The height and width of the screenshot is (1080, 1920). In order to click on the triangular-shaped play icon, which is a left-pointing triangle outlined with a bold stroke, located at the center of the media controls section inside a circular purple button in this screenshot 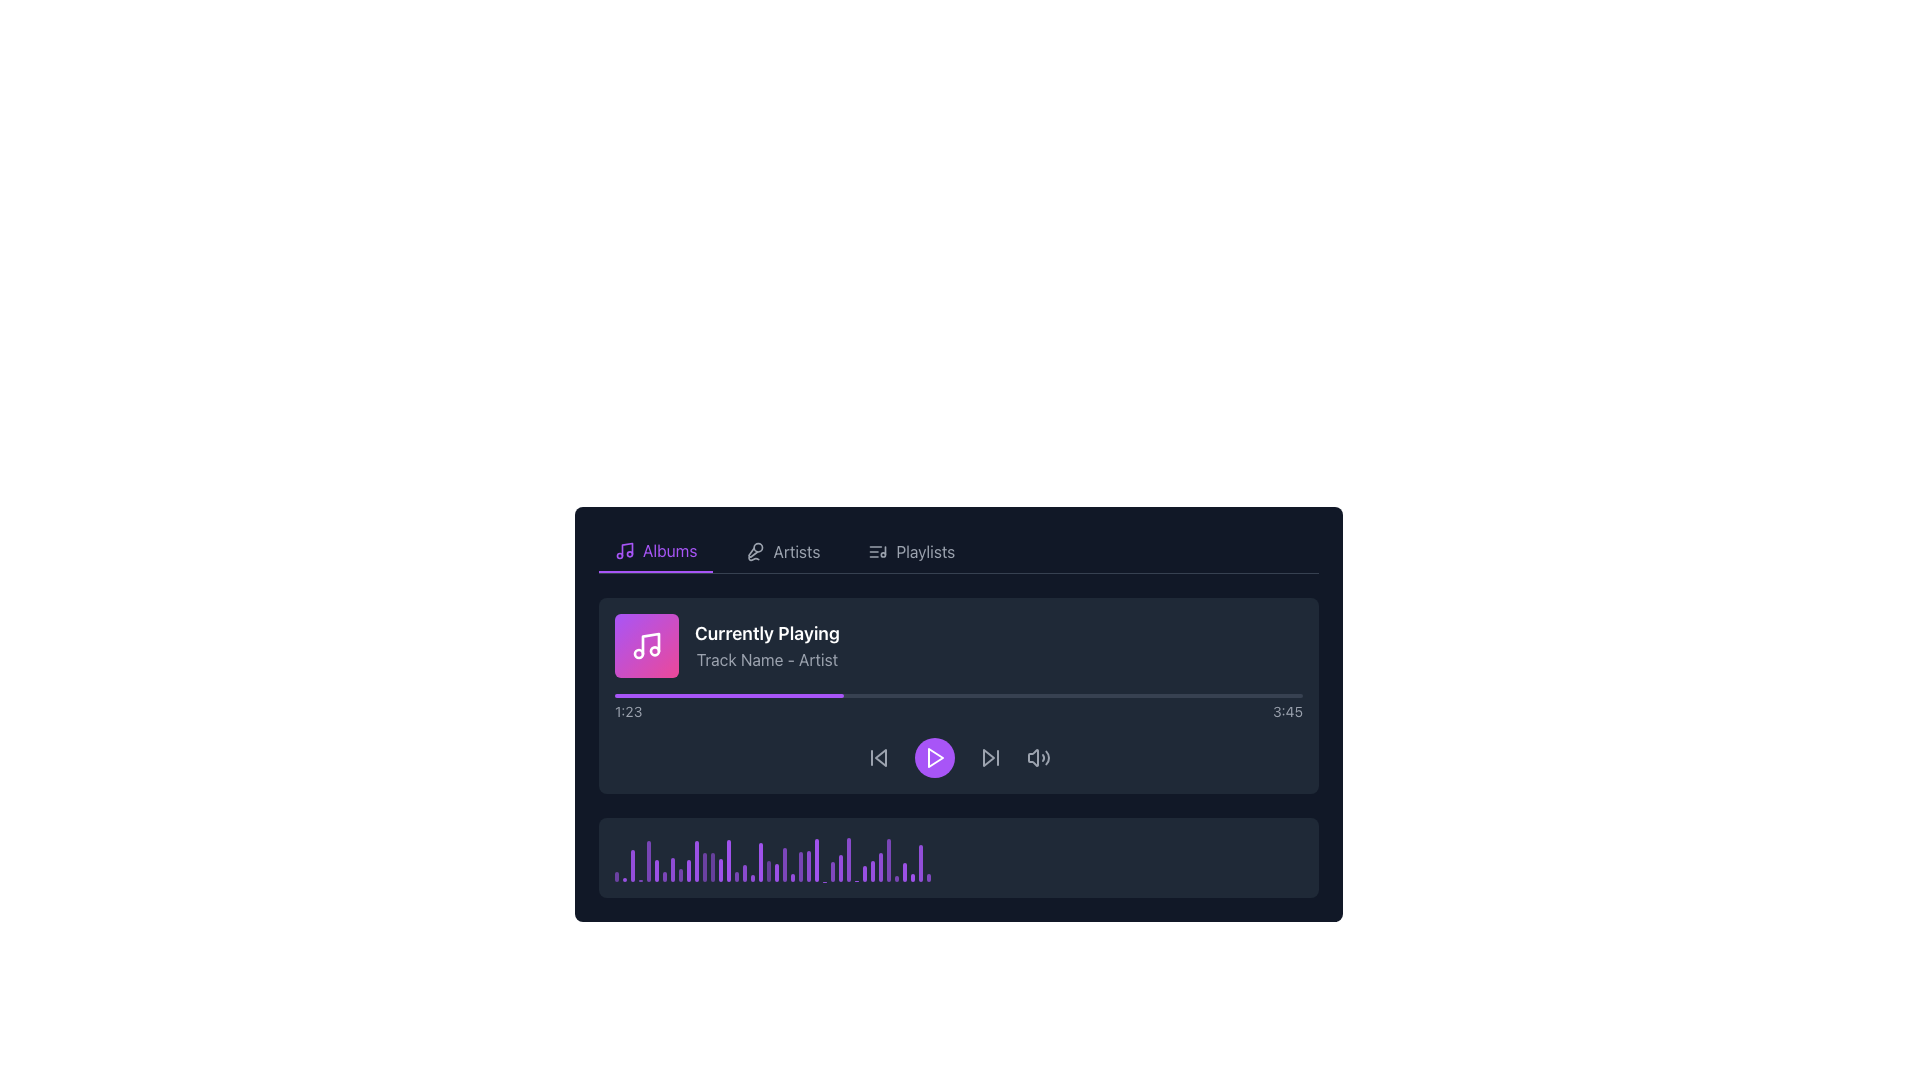, I will do `click(935, 758)`.